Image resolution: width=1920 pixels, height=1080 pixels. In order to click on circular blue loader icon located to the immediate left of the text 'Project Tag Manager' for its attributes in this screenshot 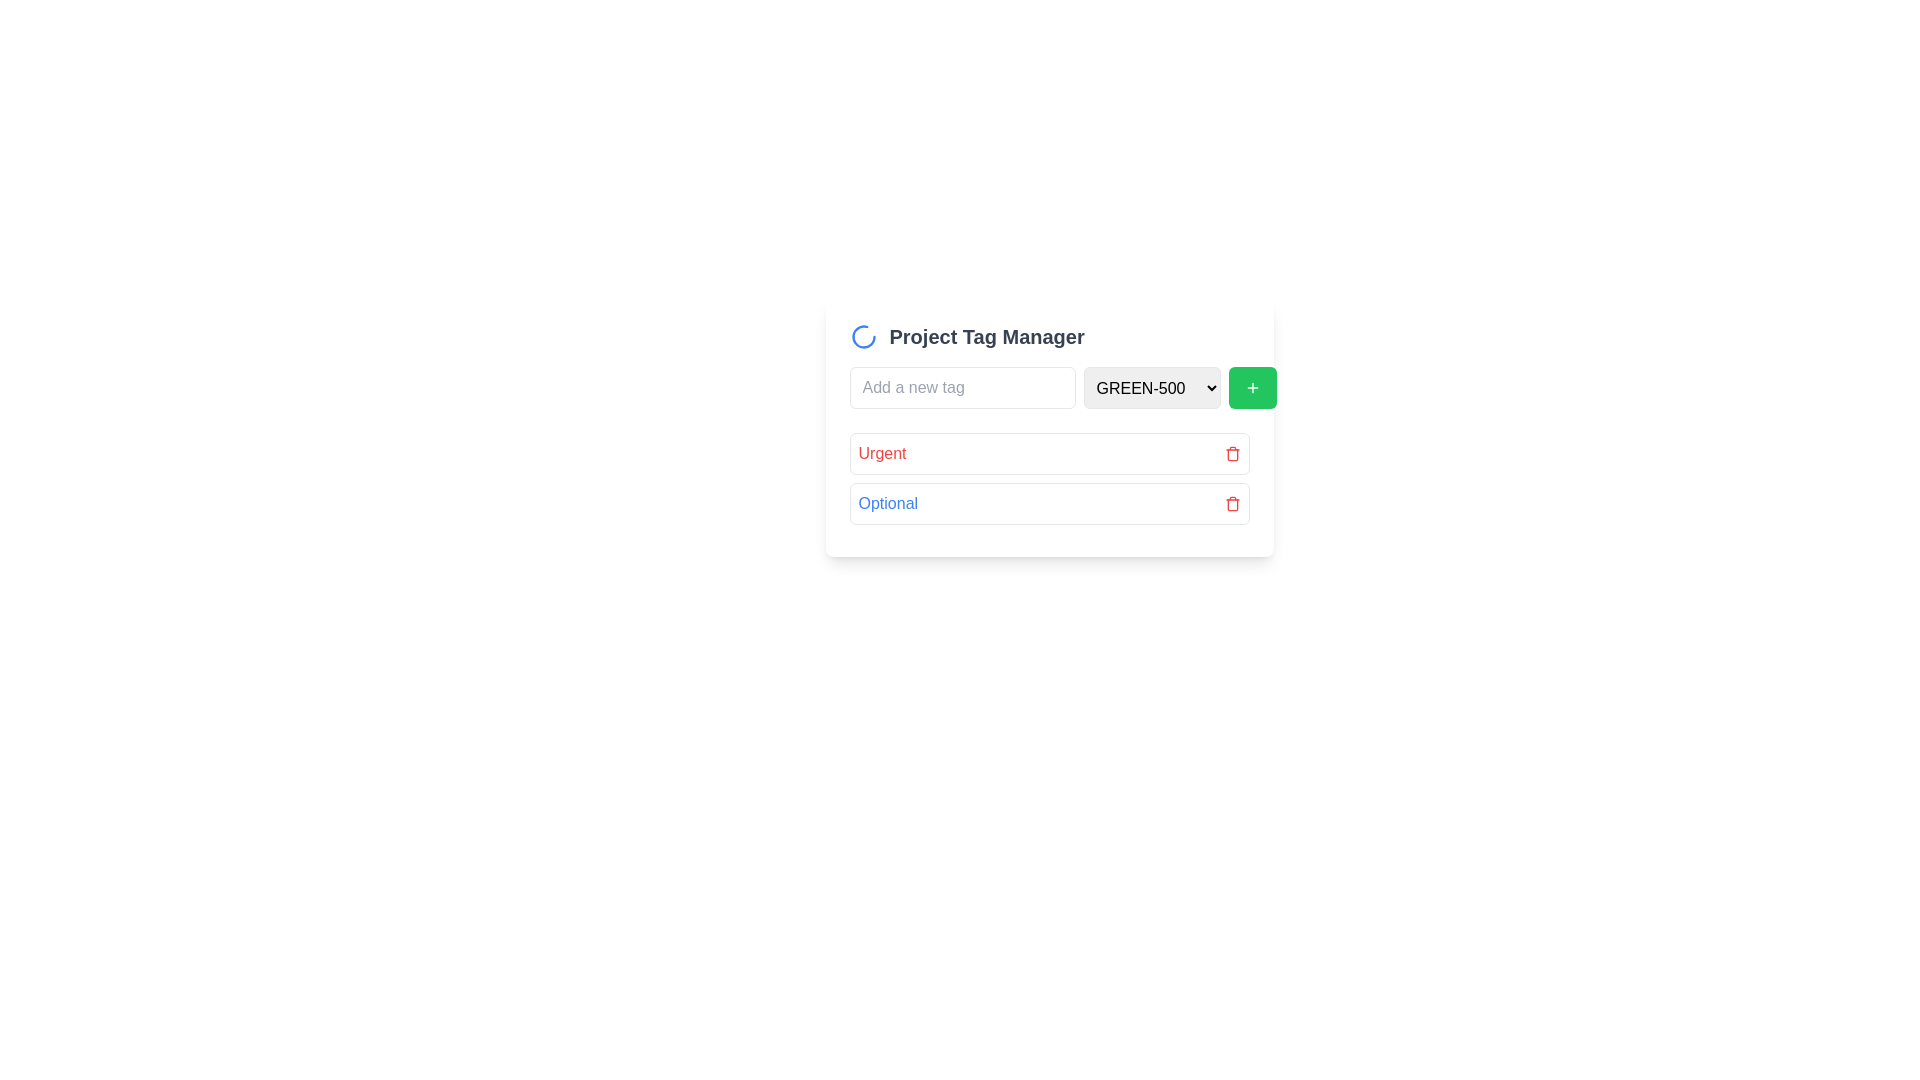, I will do `click(863, 335)`.